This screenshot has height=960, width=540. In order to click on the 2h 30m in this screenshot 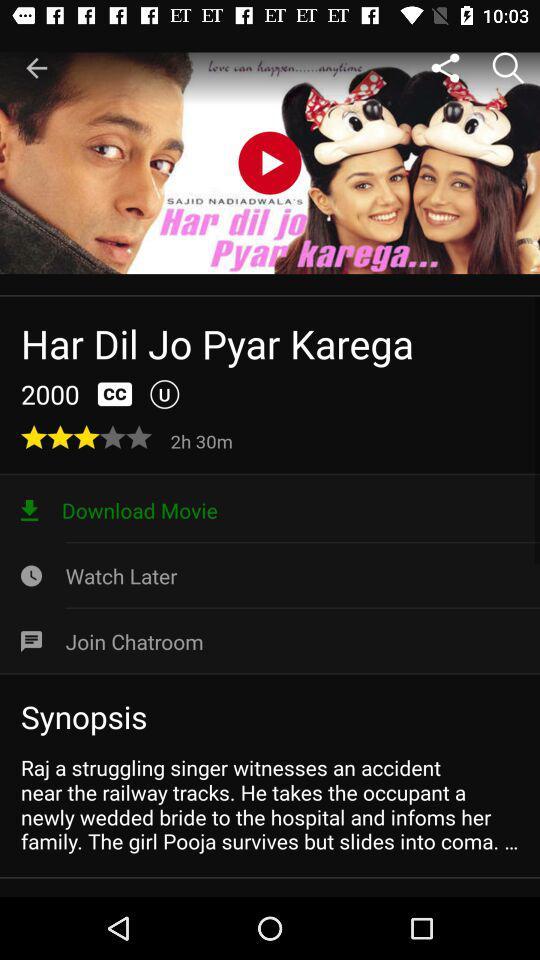, I will do `click(203, 440)`.